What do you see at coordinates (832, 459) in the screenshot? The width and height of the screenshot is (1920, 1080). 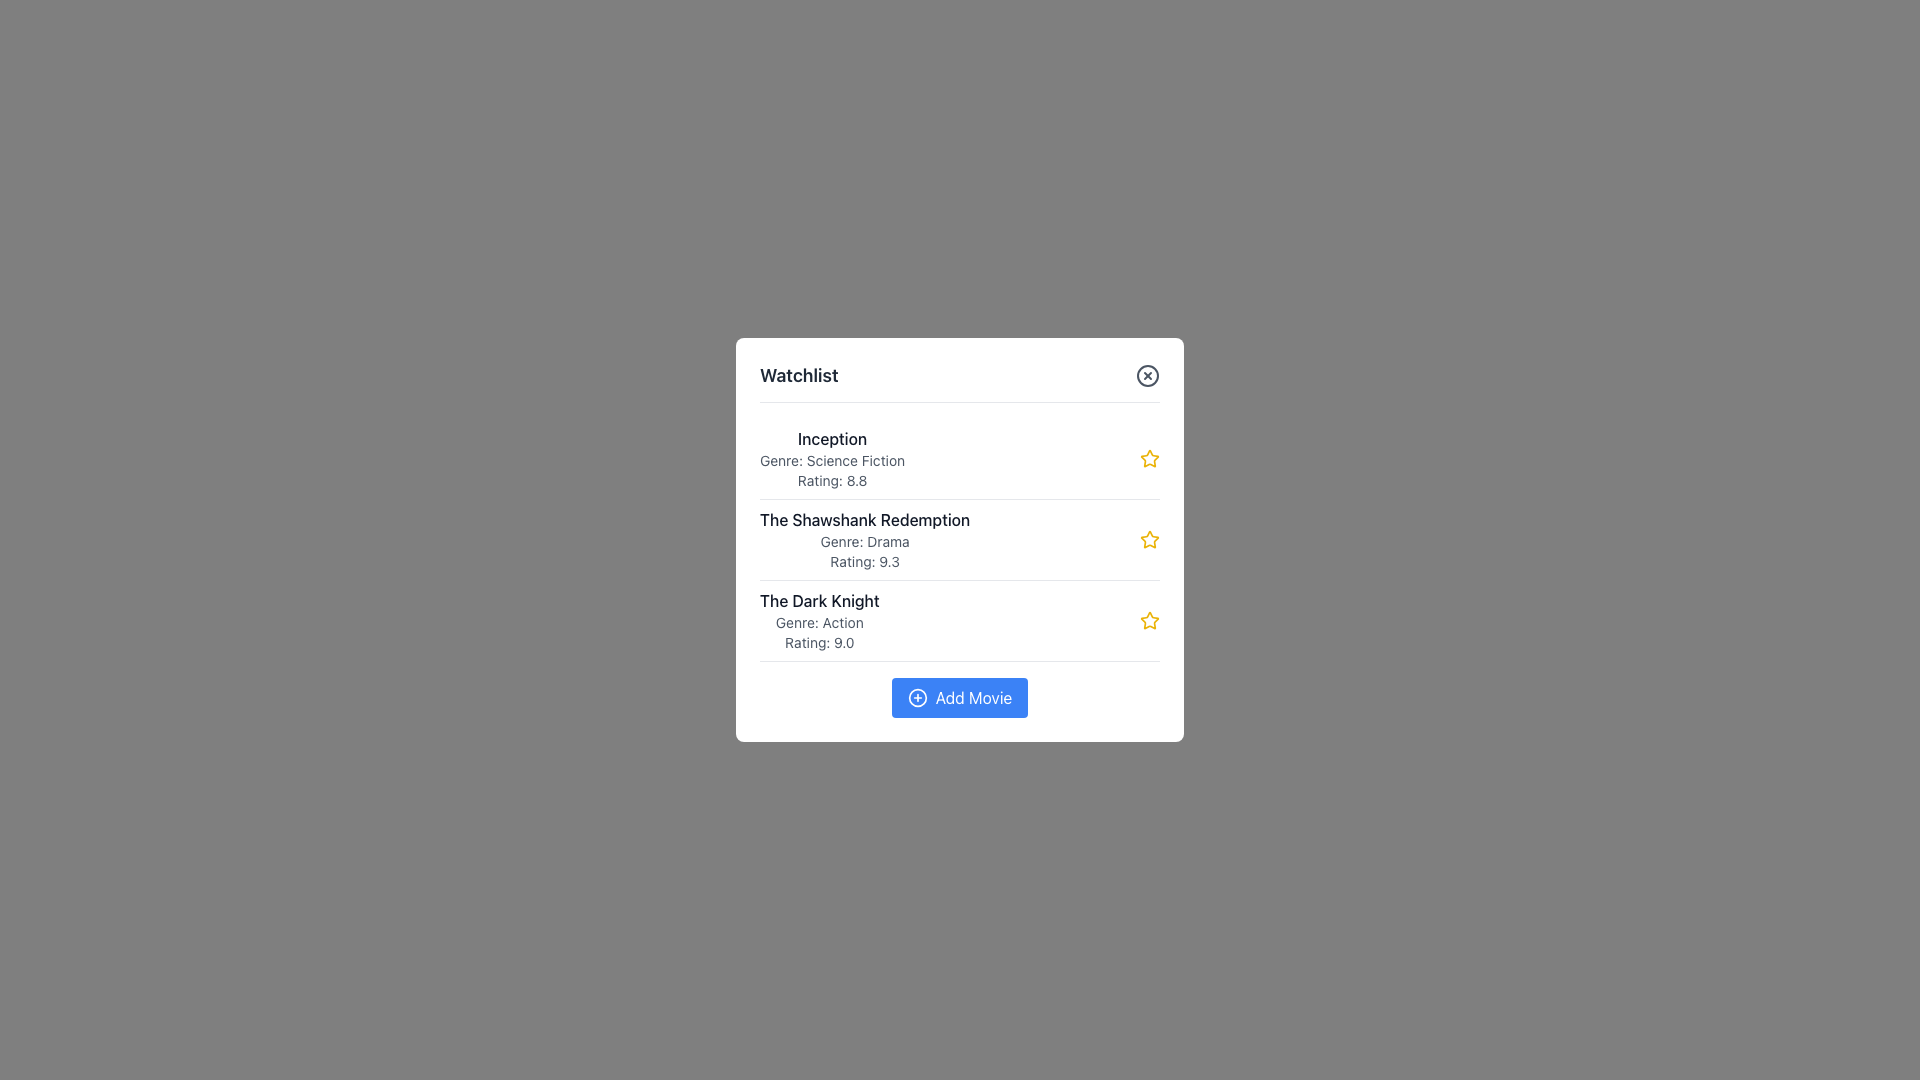 I see `the Text Display for the movie 'Inception', which shows the title in bold black text along with genre and rating information in lighter gray text, located in the first row of the 'Watchlist' modal` at bounding box center [832, 459].